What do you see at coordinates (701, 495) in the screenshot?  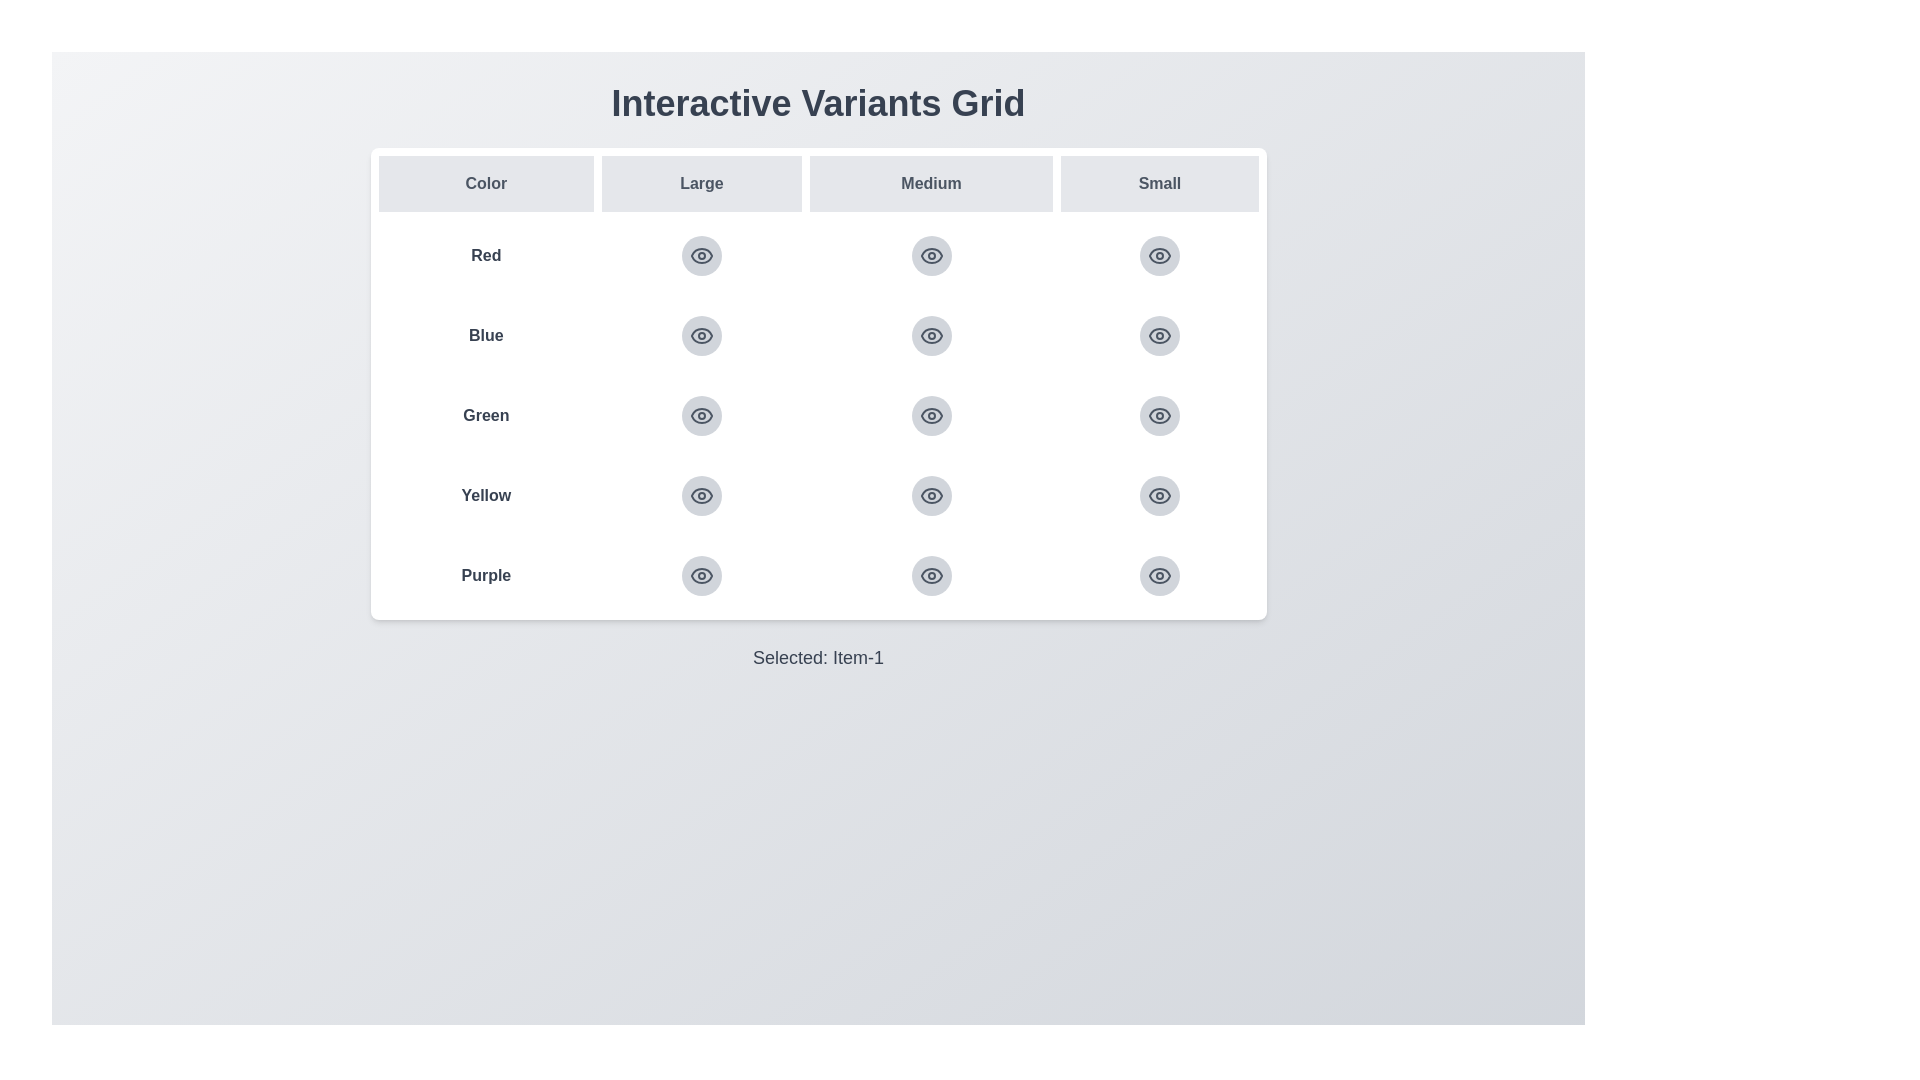 I see `the toggle button in the 'Interactive Variants Grid' interface located in the fourth row (Yellow) and second column (Large)` at bounding box center [701, 495].